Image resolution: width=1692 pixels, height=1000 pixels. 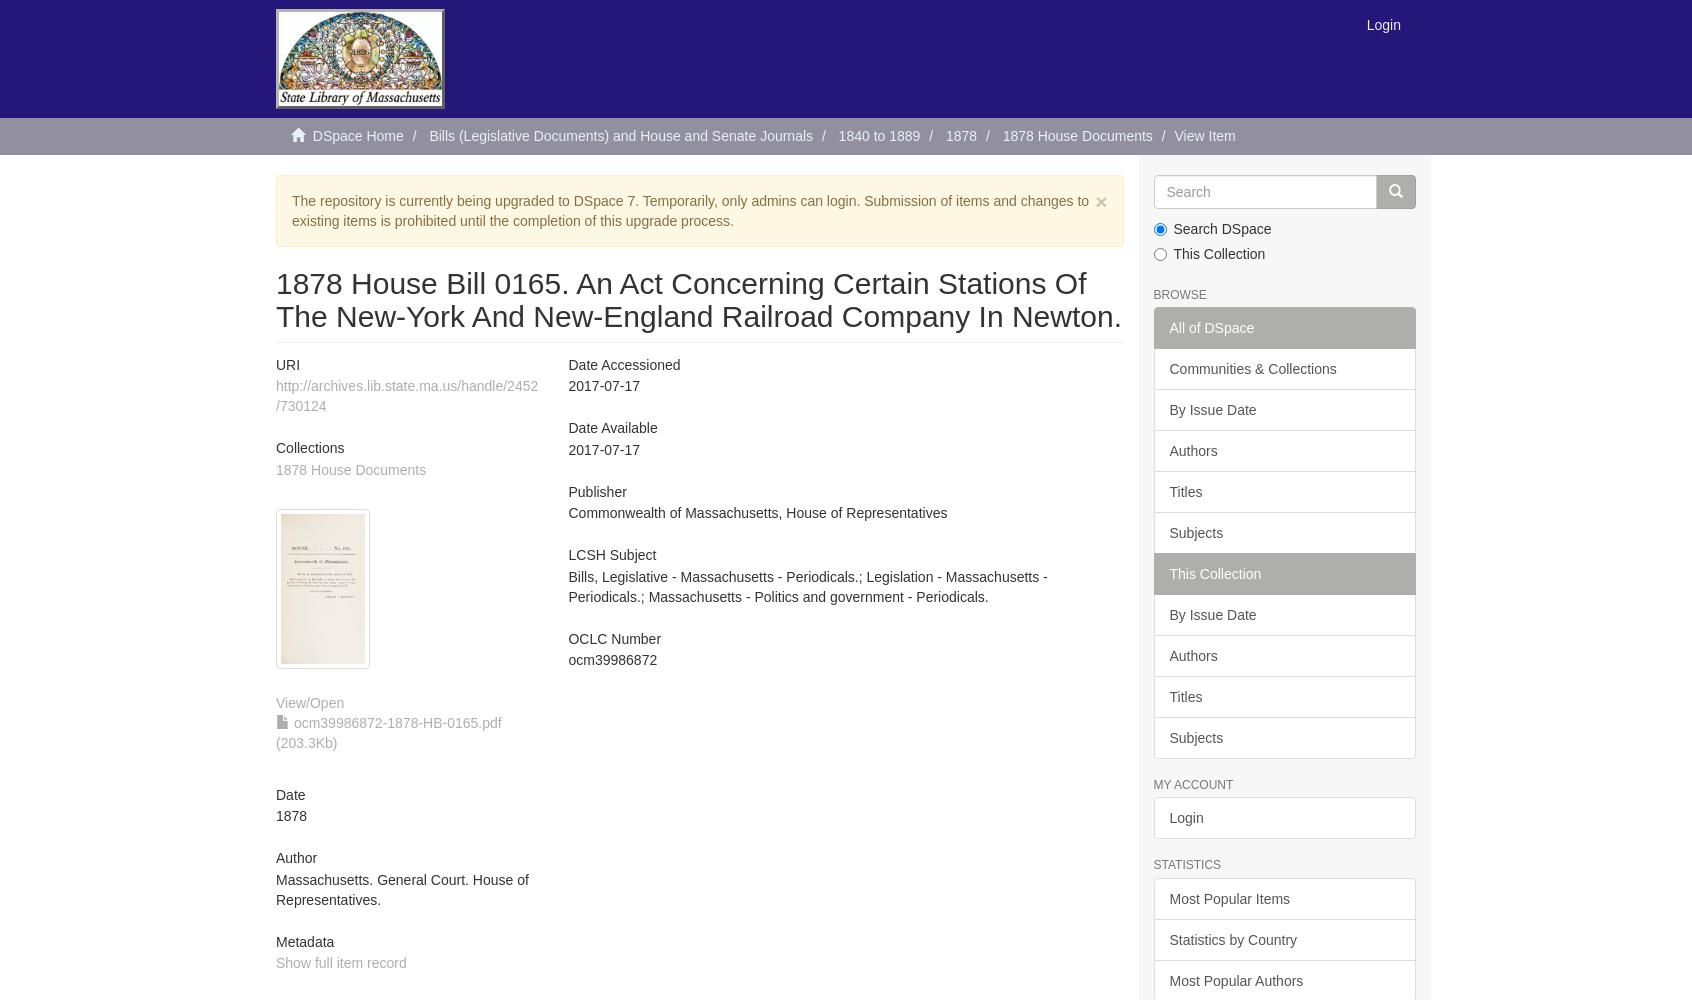 I want to click on 'ocm39986872', so click(x=611, y=659).